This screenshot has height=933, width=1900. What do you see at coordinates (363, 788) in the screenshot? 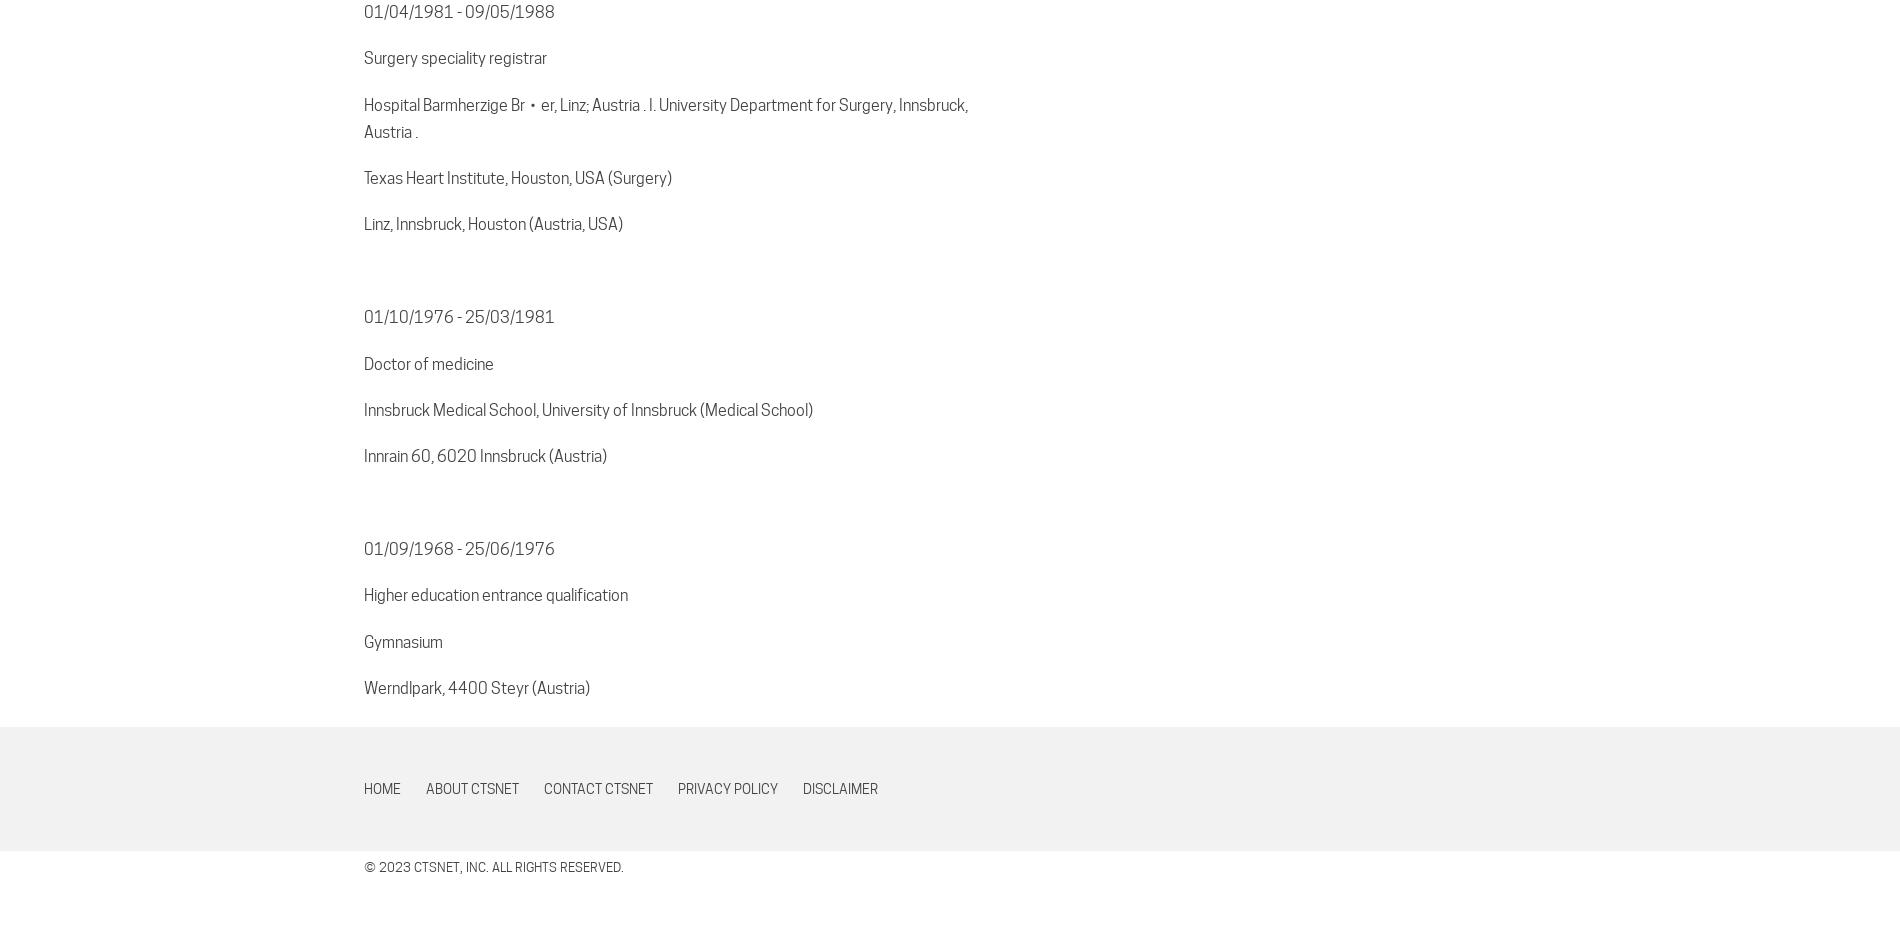
I see `'Home'` at bounding box center [363, 788].